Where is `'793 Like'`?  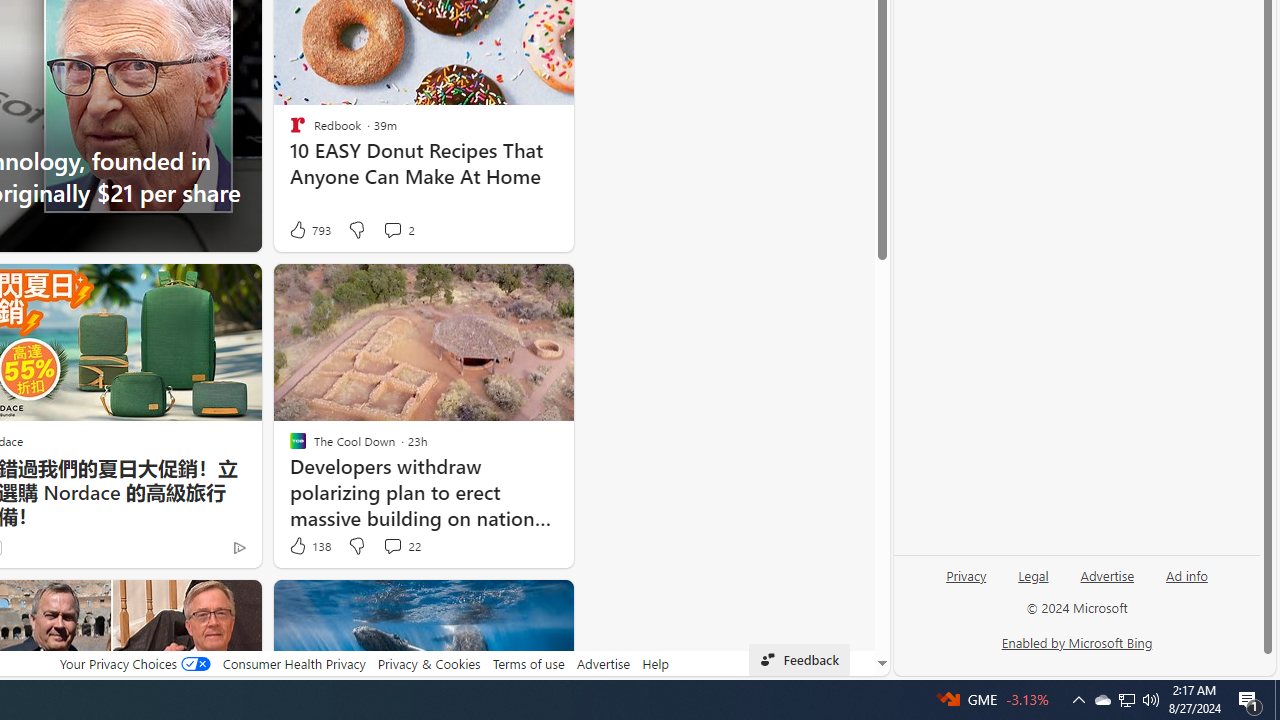
'793 Like' is located at coordinates (308, 229).